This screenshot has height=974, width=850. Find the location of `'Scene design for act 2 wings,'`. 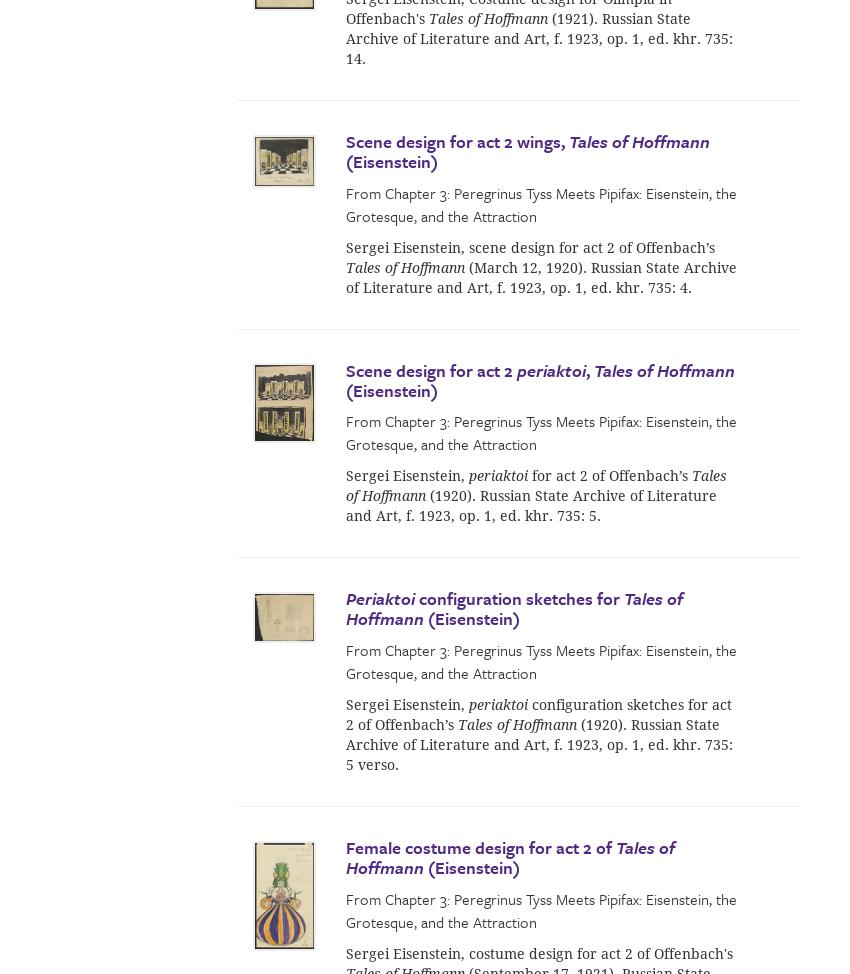

'Scene design for act 2 wings,' is located at coordinates (456, 140).